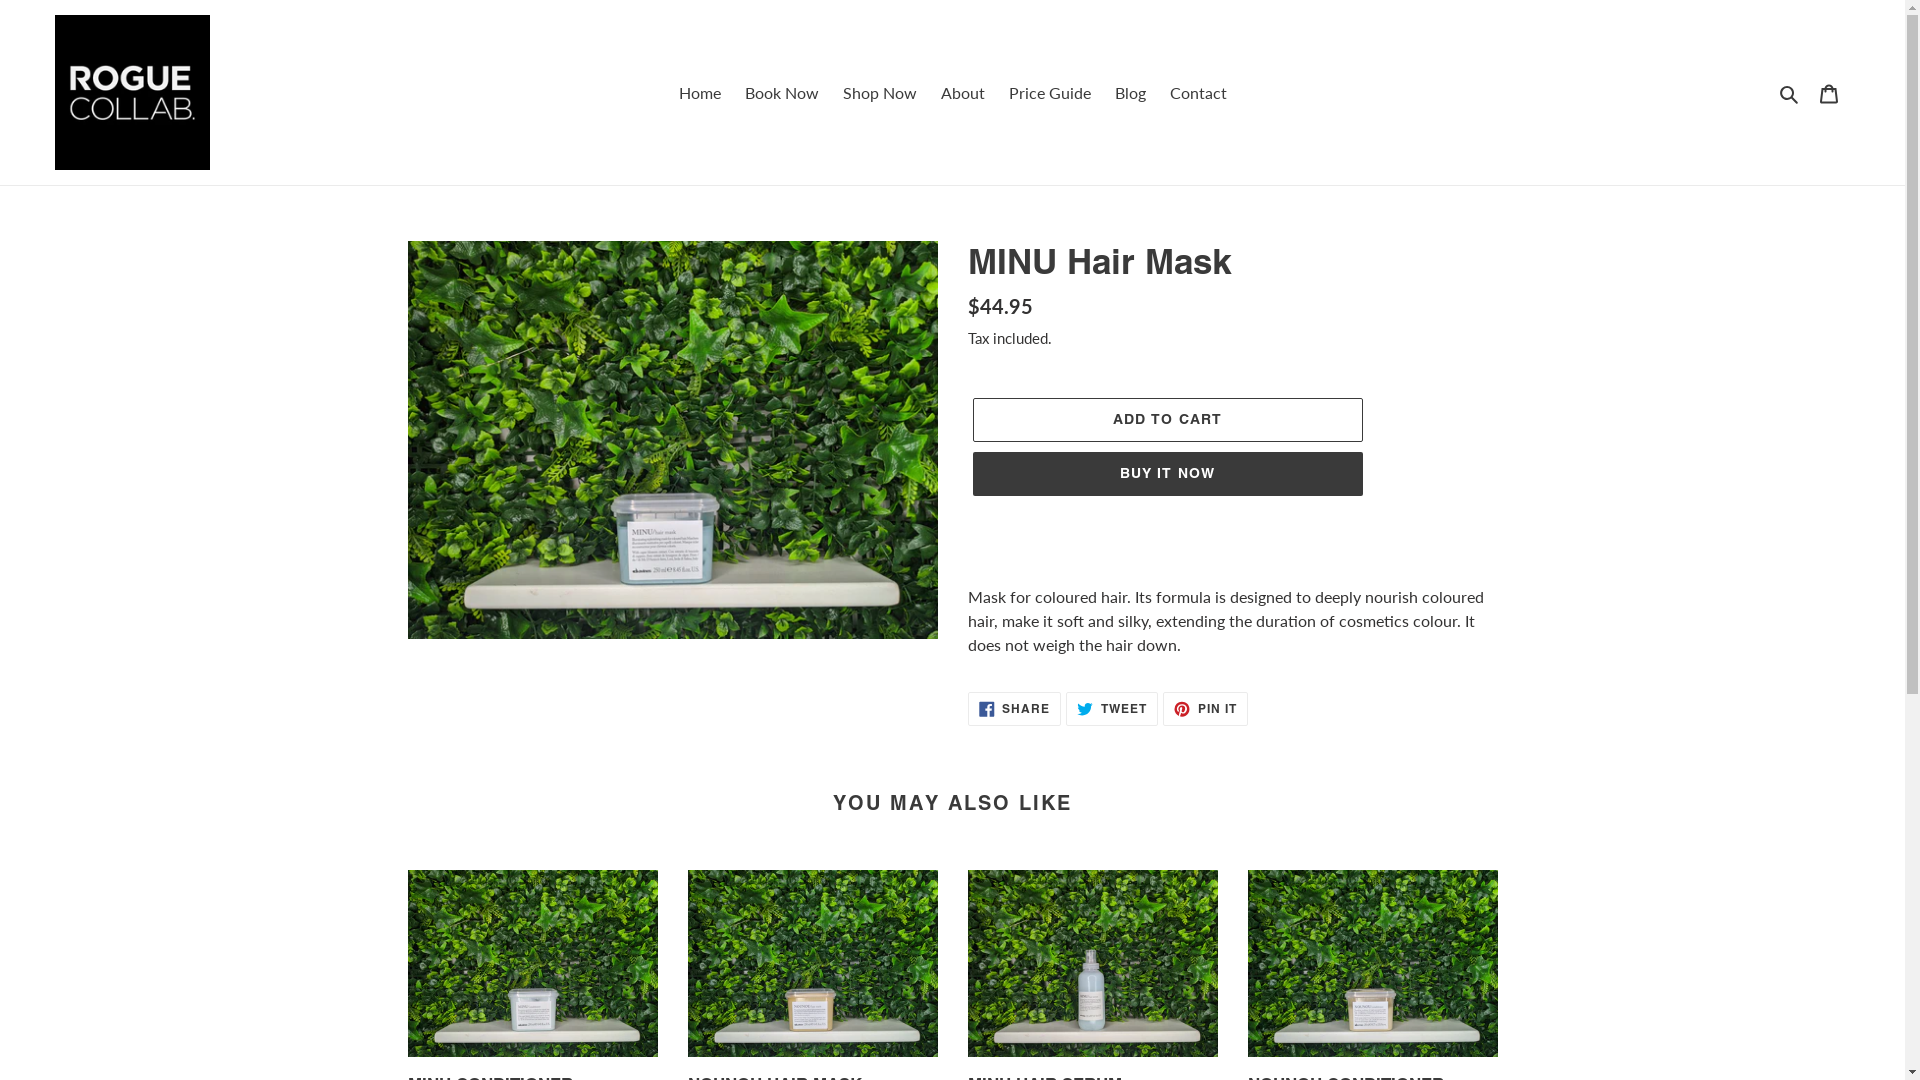 Image resolution: width=1920 pixels, height=1080 pixels. Describe the element at coordinates (1129, 92) in the screenshot. I see `'Blog'` at that location.